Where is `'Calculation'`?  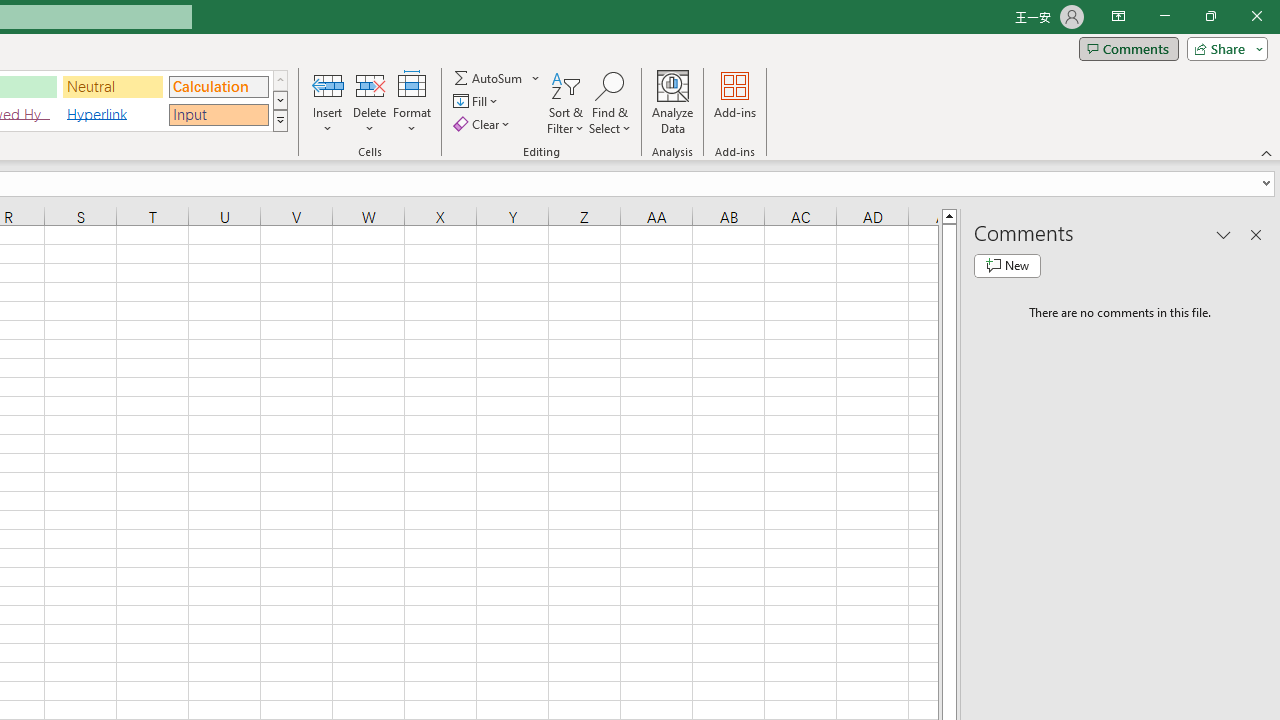
'Calculation' is located at coordinates (218, 85).